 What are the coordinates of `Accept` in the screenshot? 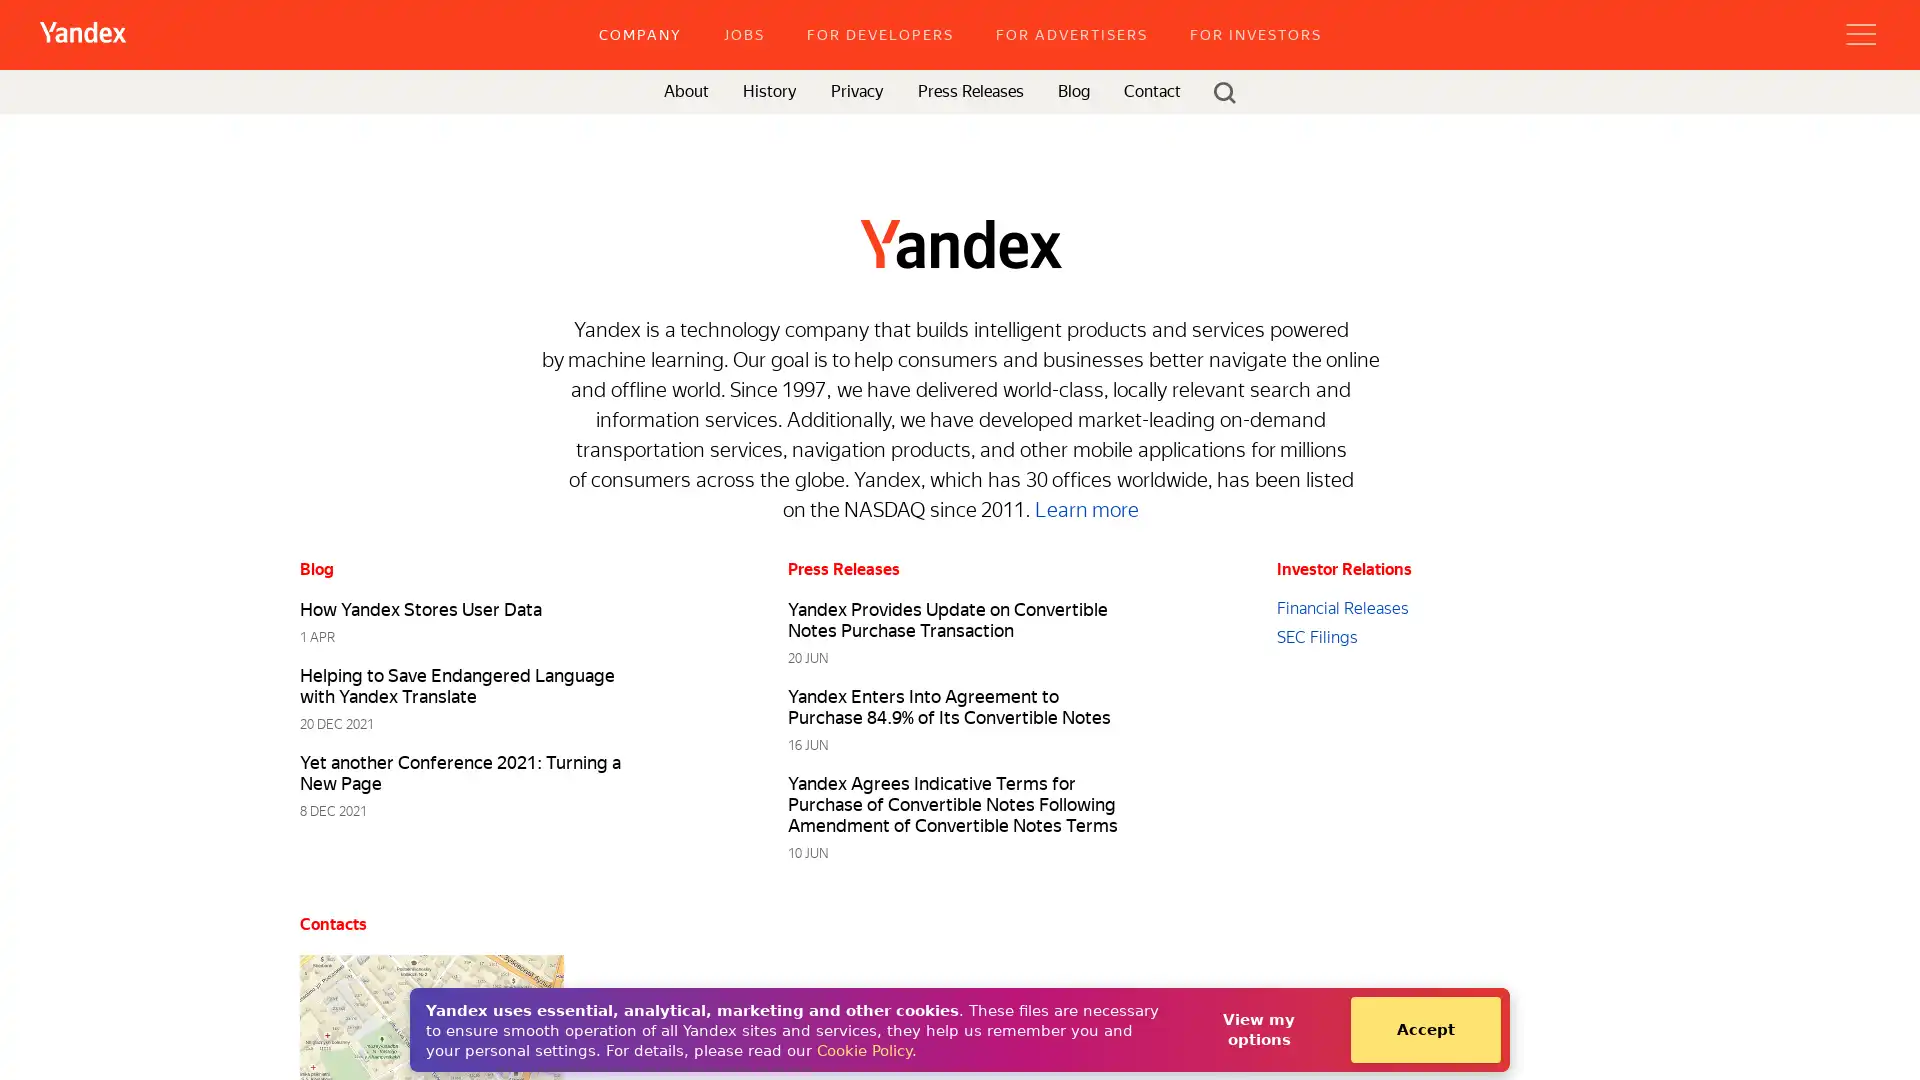 It's located at (1424, 1029).